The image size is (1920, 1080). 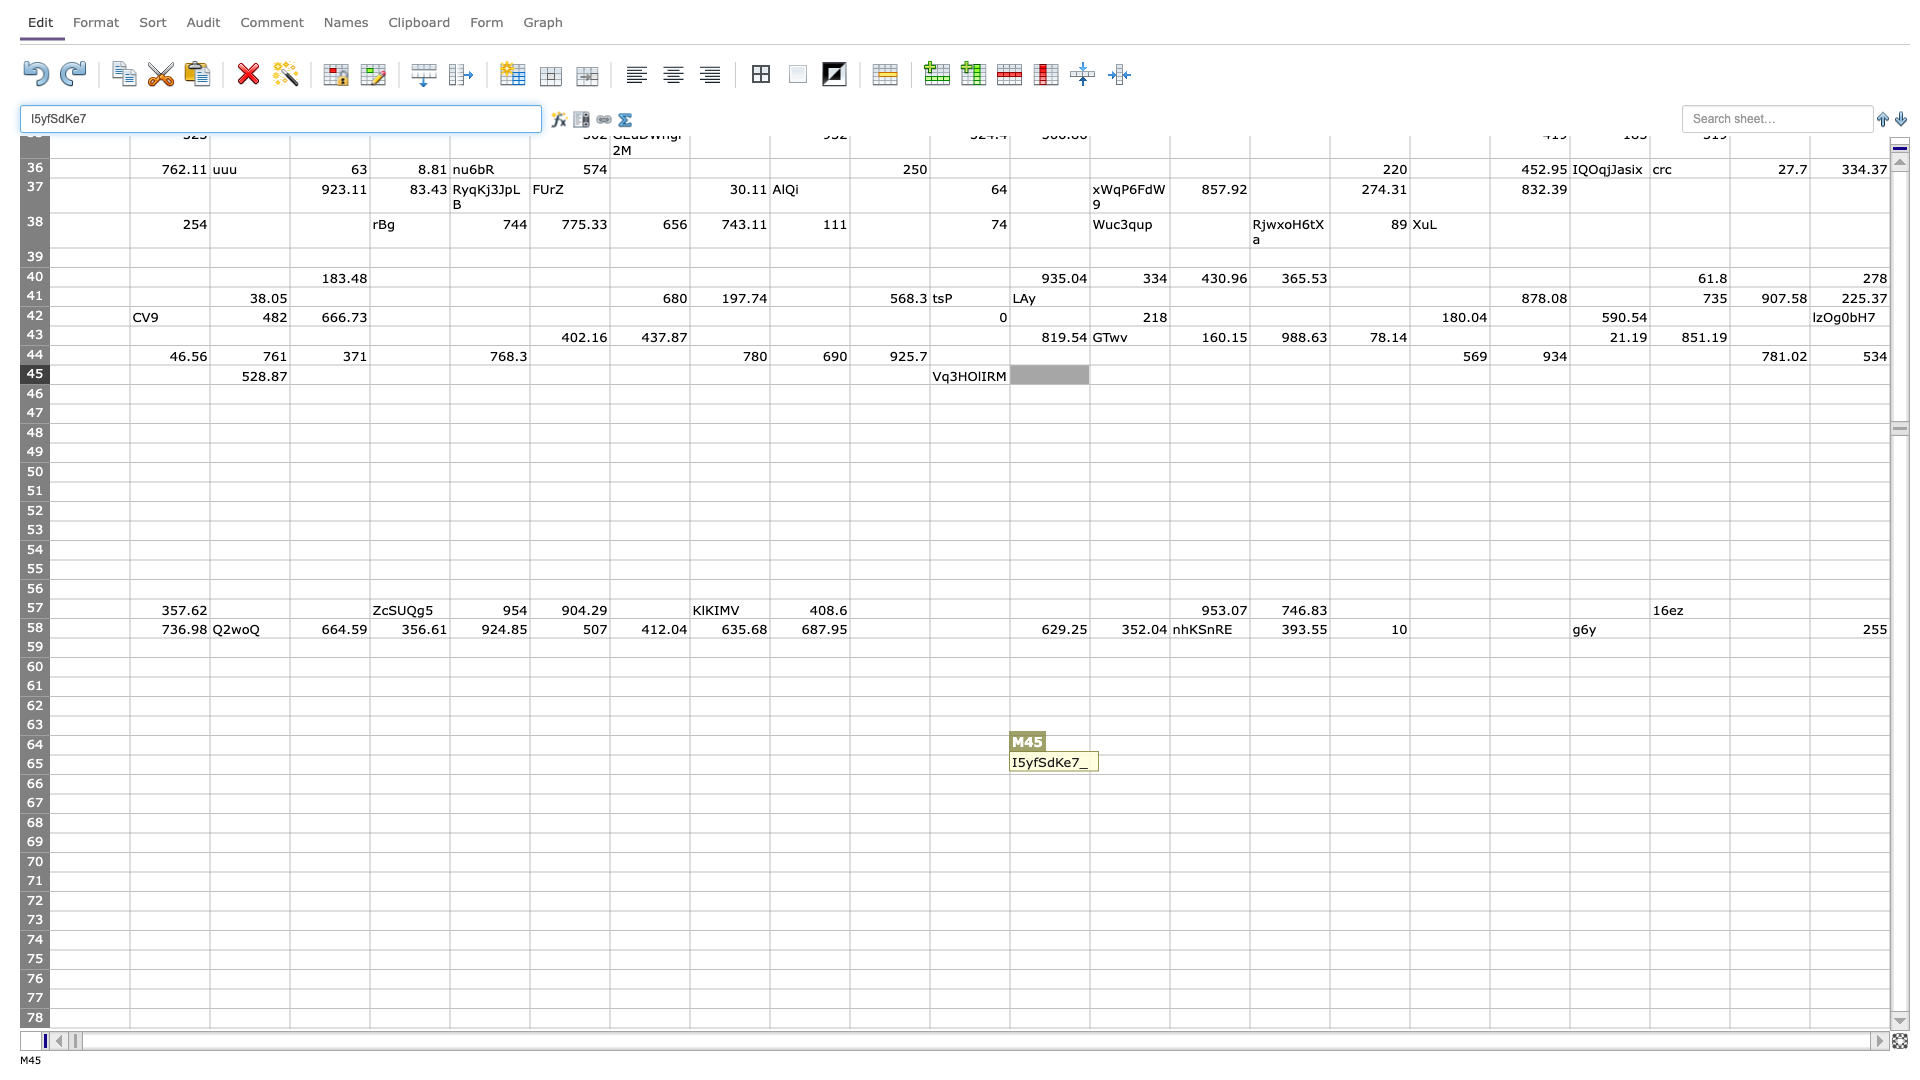 What do you see at coordinates (1329, 773) in the screenshot?
I see `bottom right corner of cell P65` at bounding box center [1329, 773].